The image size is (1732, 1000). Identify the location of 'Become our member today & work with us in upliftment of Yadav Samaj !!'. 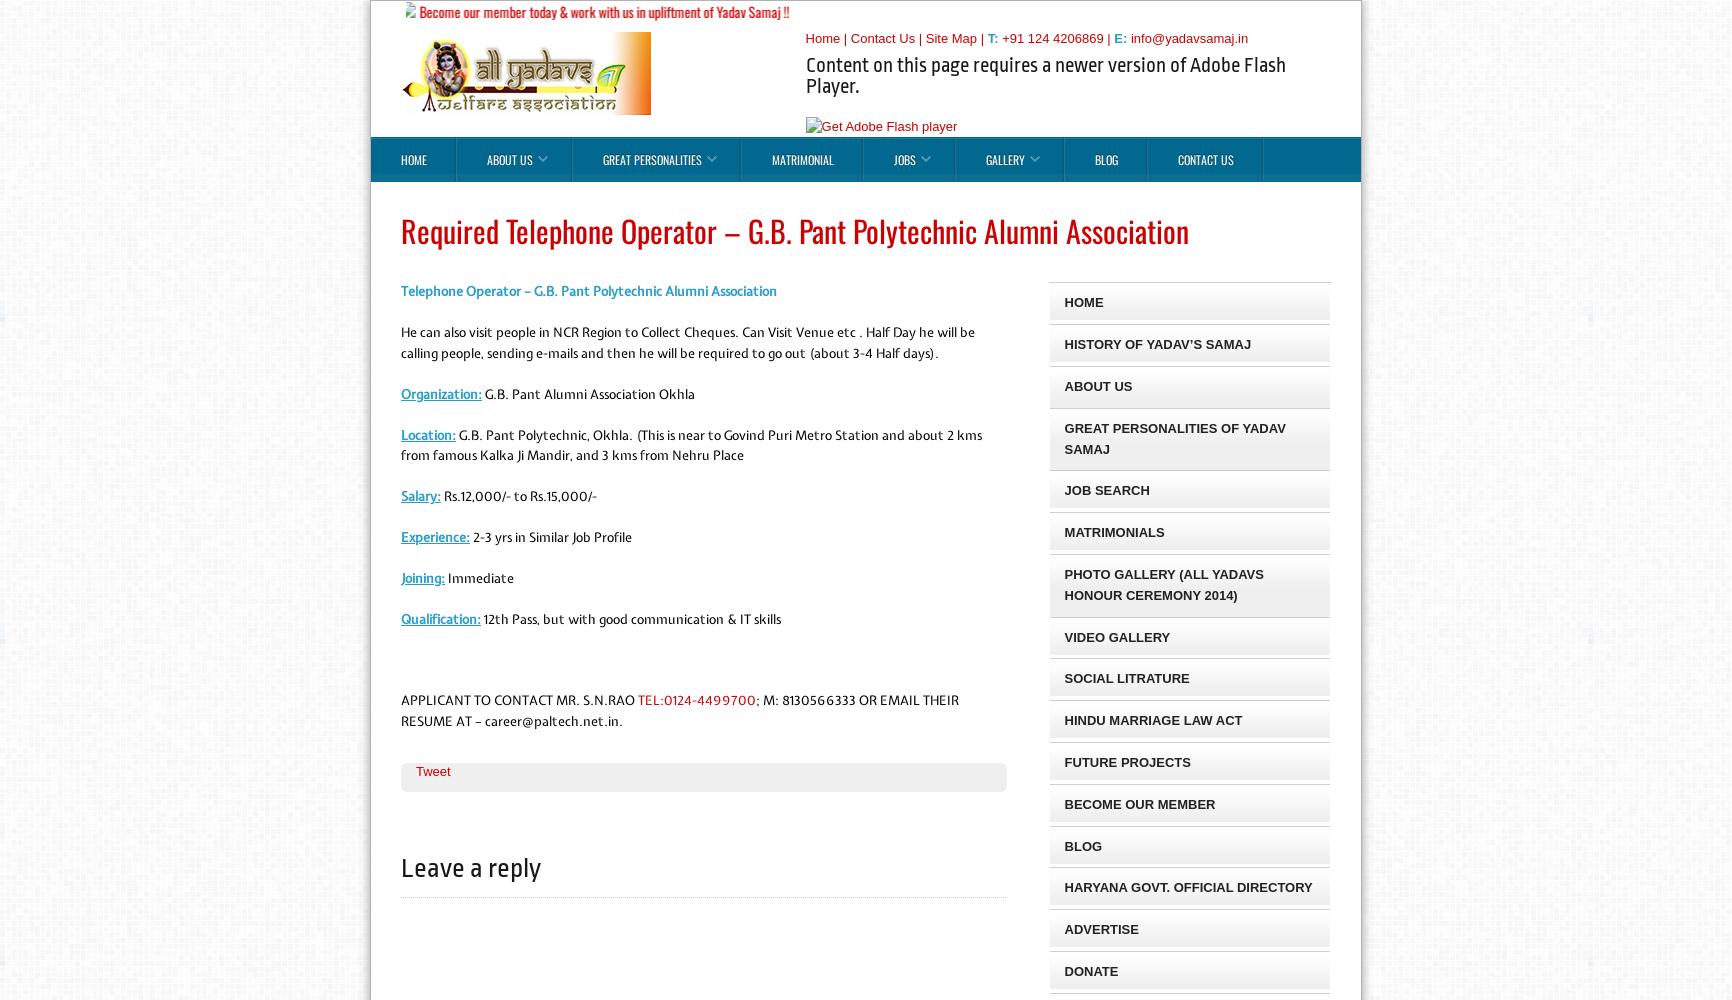
(585, 11).